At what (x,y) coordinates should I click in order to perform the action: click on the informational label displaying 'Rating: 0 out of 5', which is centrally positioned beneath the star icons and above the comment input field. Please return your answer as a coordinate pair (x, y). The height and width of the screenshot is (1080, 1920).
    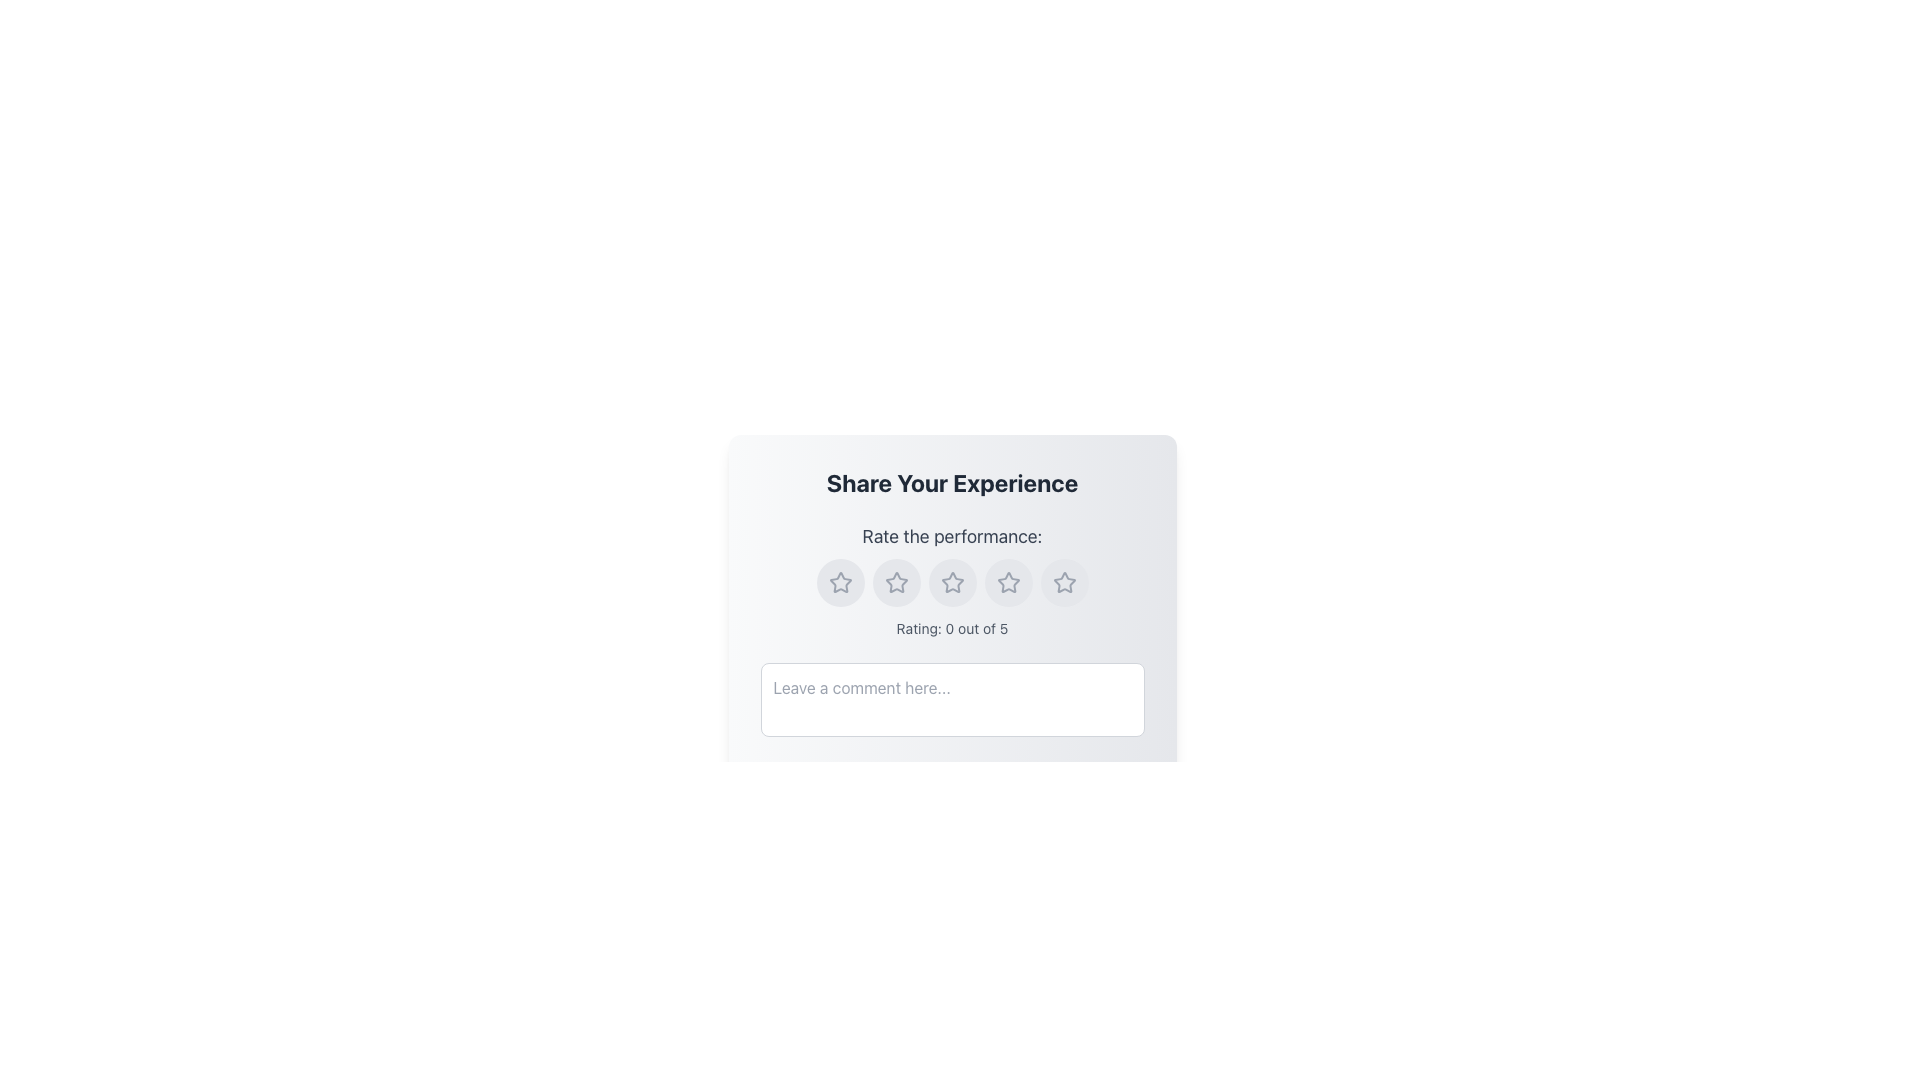
    Looking at the image, I should click on (951, 627).